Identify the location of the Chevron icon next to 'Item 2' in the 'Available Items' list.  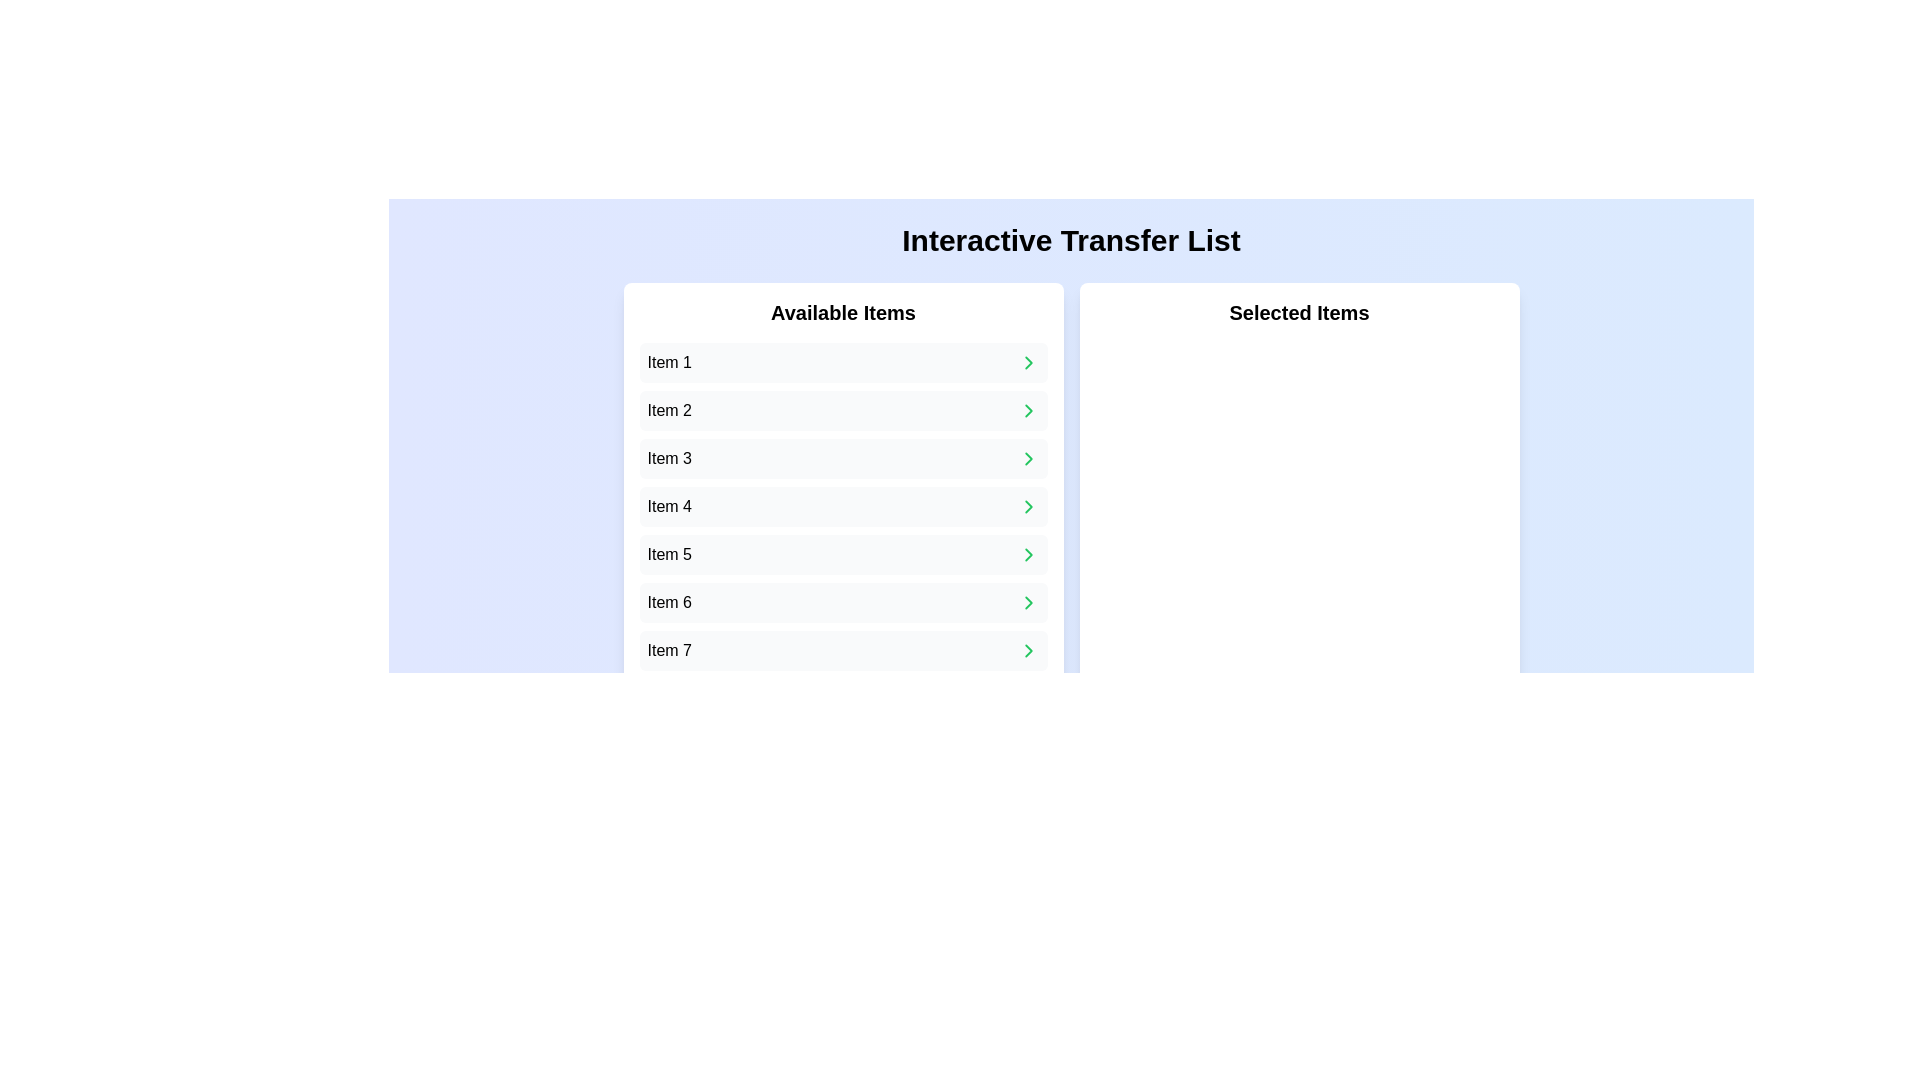
(1028, 410).